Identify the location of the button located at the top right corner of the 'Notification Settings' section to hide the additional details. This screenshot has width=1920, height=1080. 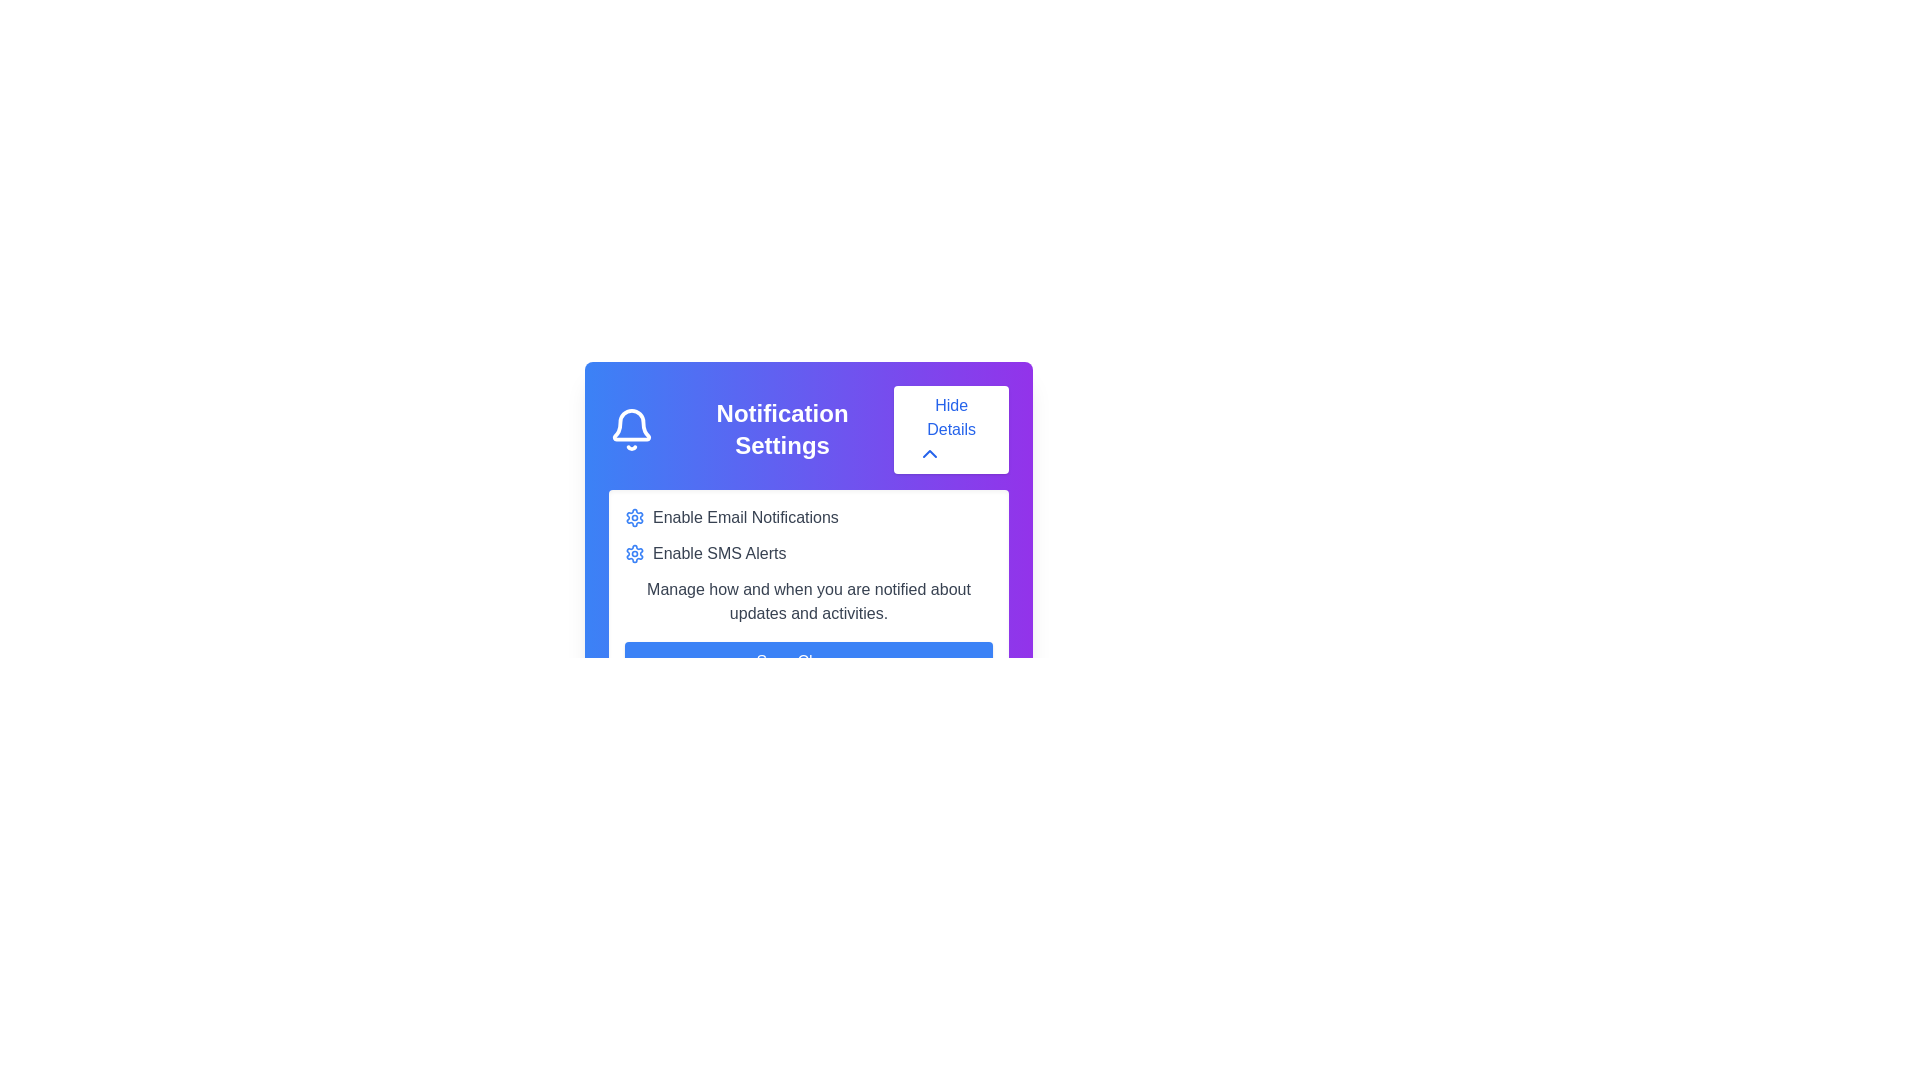
(950, 428).